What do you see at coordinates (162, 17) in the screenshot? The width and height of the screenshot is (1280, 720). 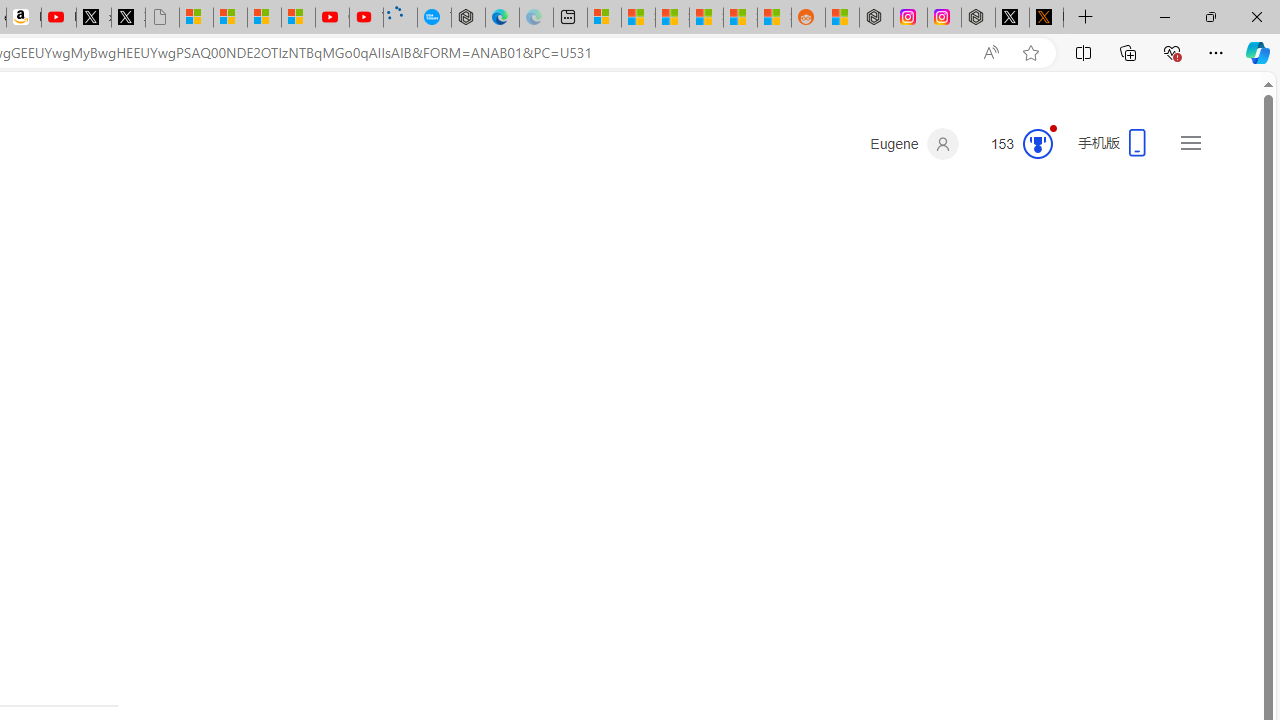 I see `'Untitled'` at bounding box center [162, 17].